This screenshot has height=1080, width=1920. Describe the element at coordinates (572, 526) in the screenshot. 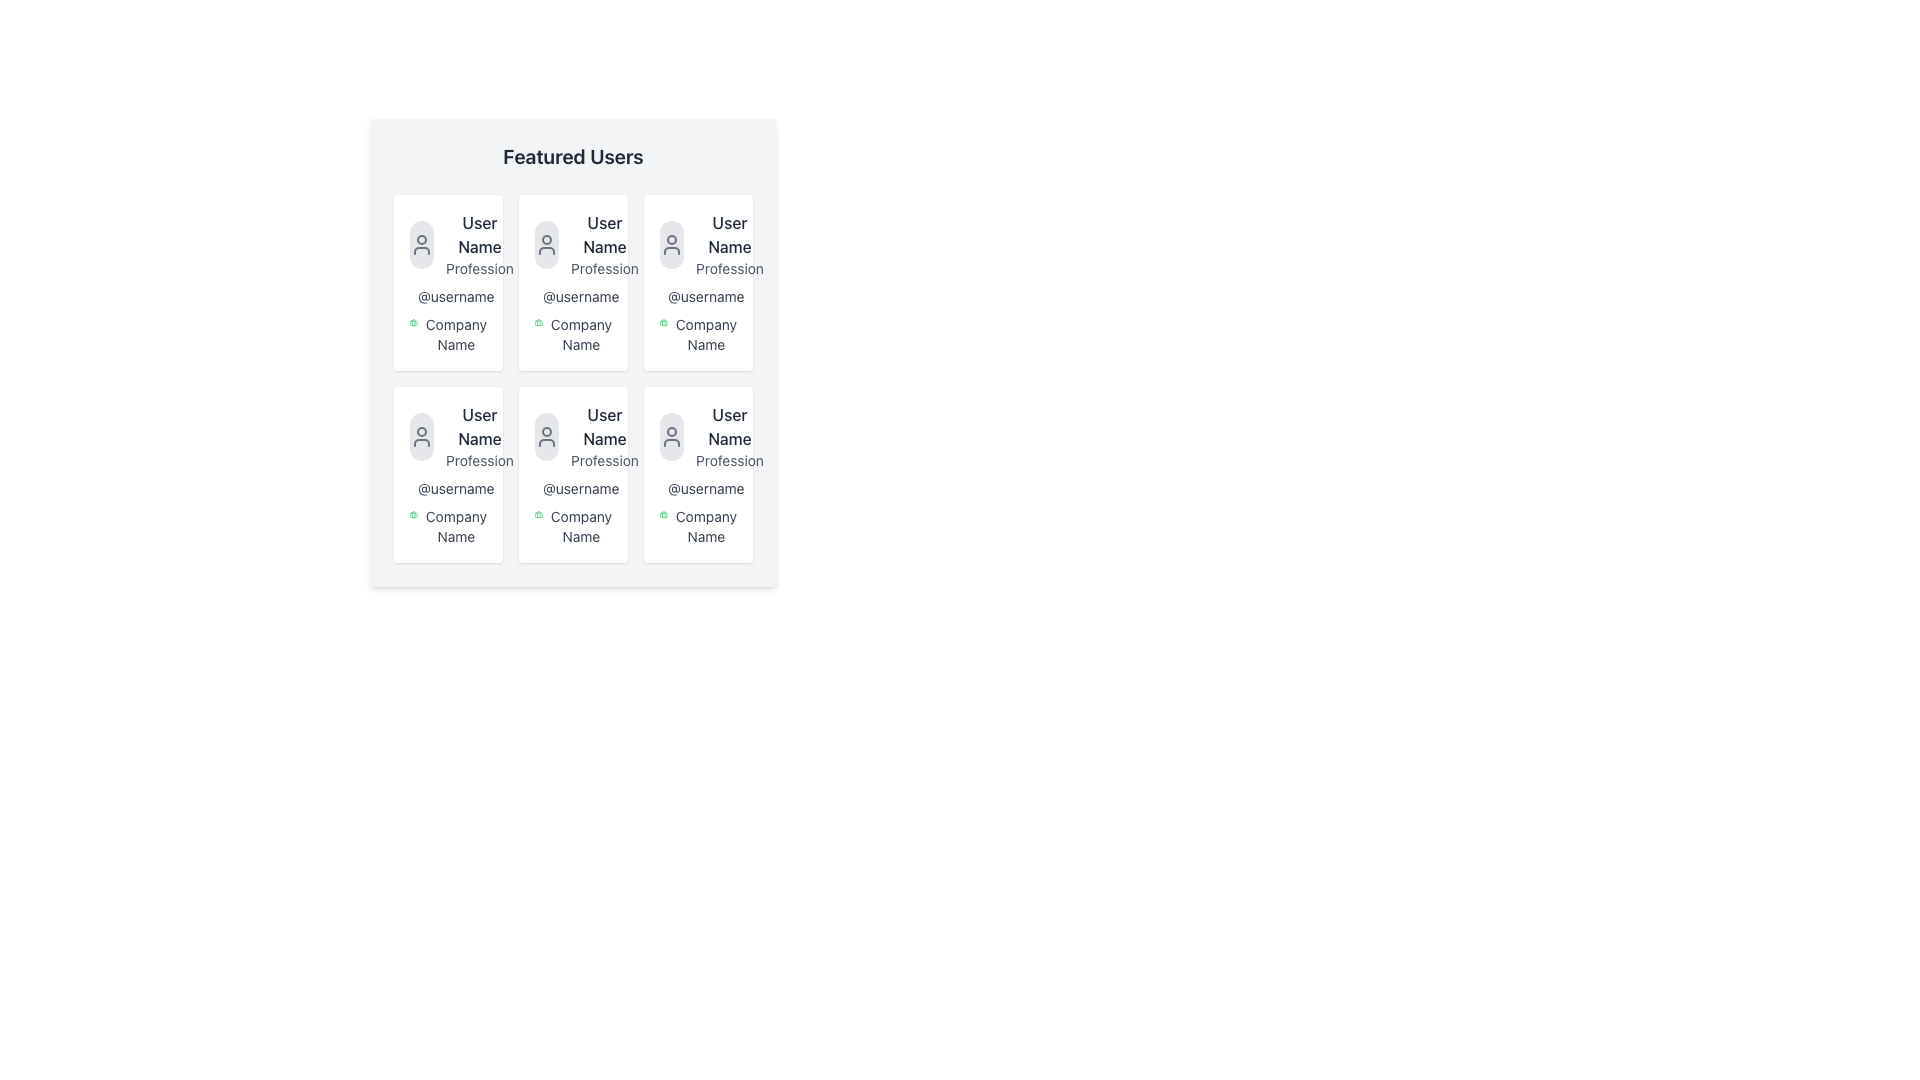

I see `the text label that reads 'Company Name', which is styled in small gray font and accompanied by a small green briefcase icon, located in the 'Featured Users' section of the user card layout` at that location.